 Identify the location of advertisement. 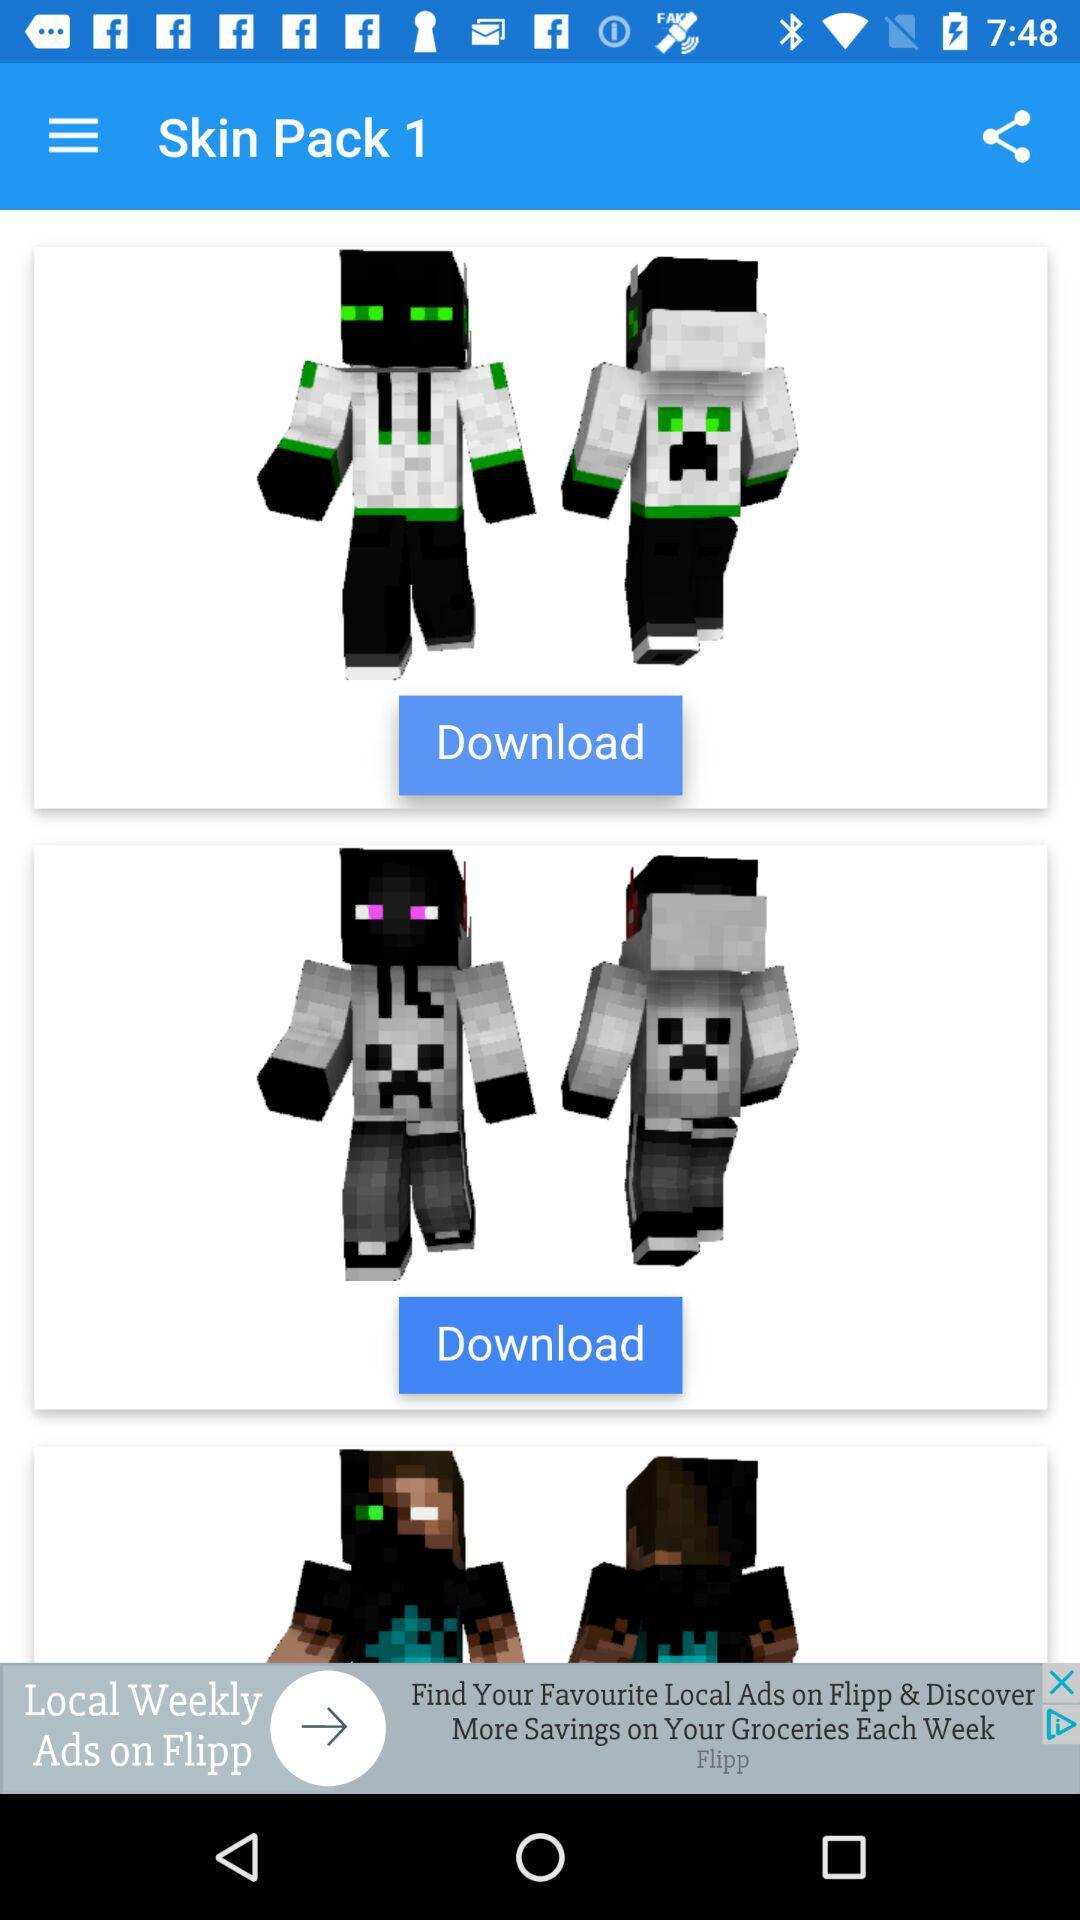
(540, 1727).